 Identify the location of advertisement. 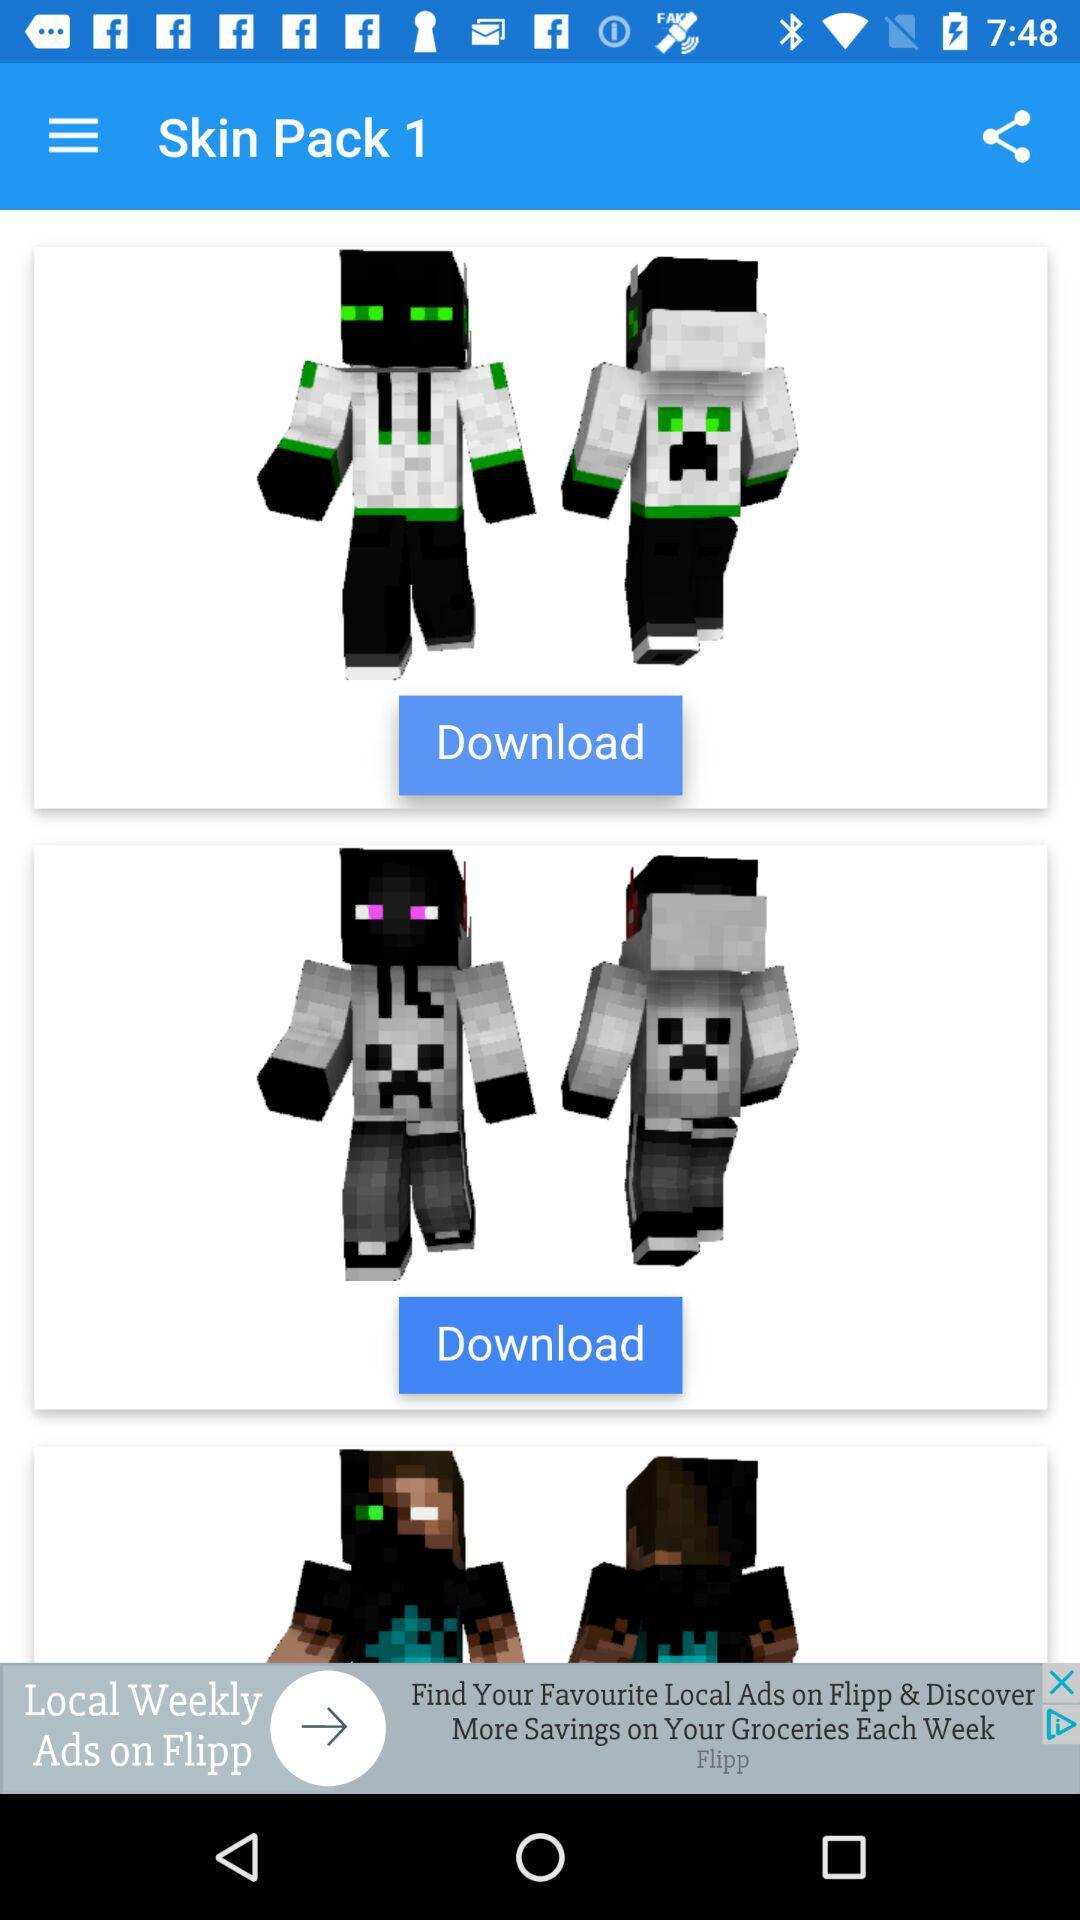
(540, 1727).